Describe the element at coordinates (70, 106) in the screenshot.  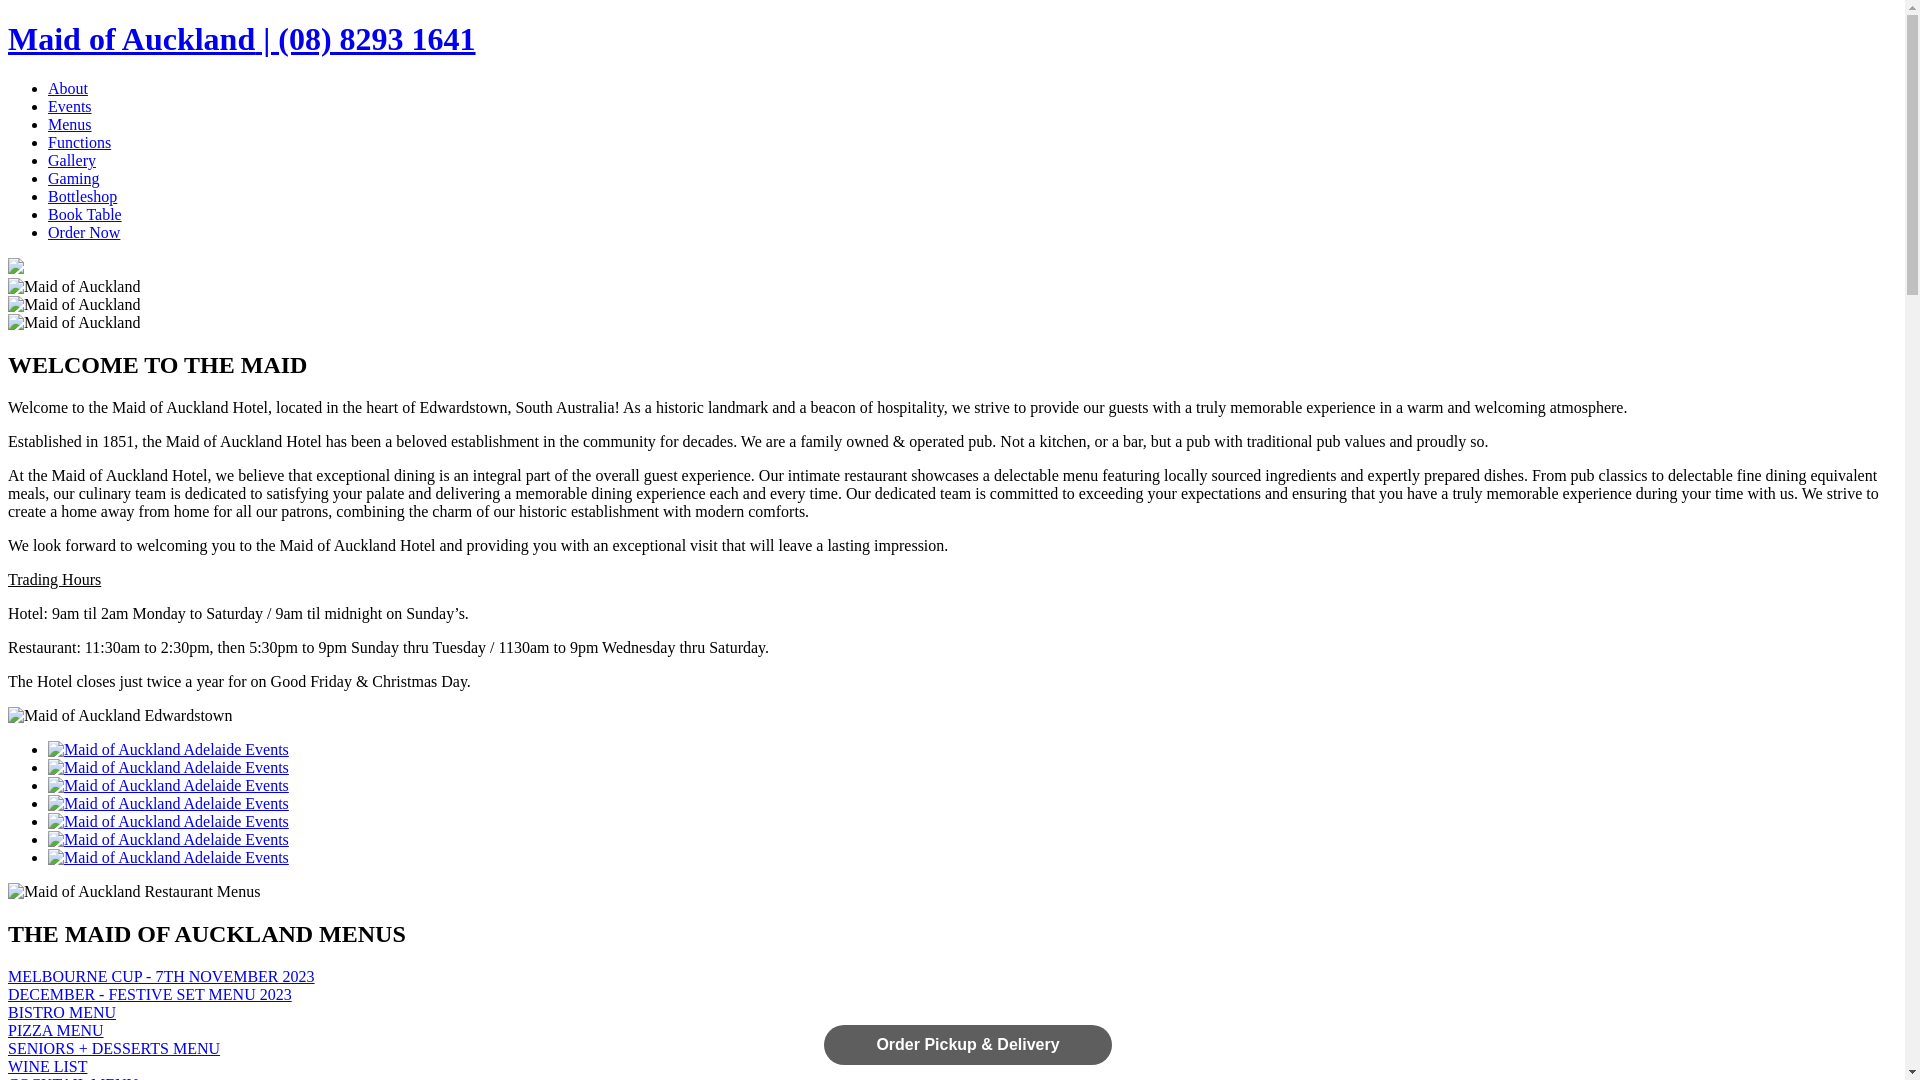
I see `'Events'` at that location.